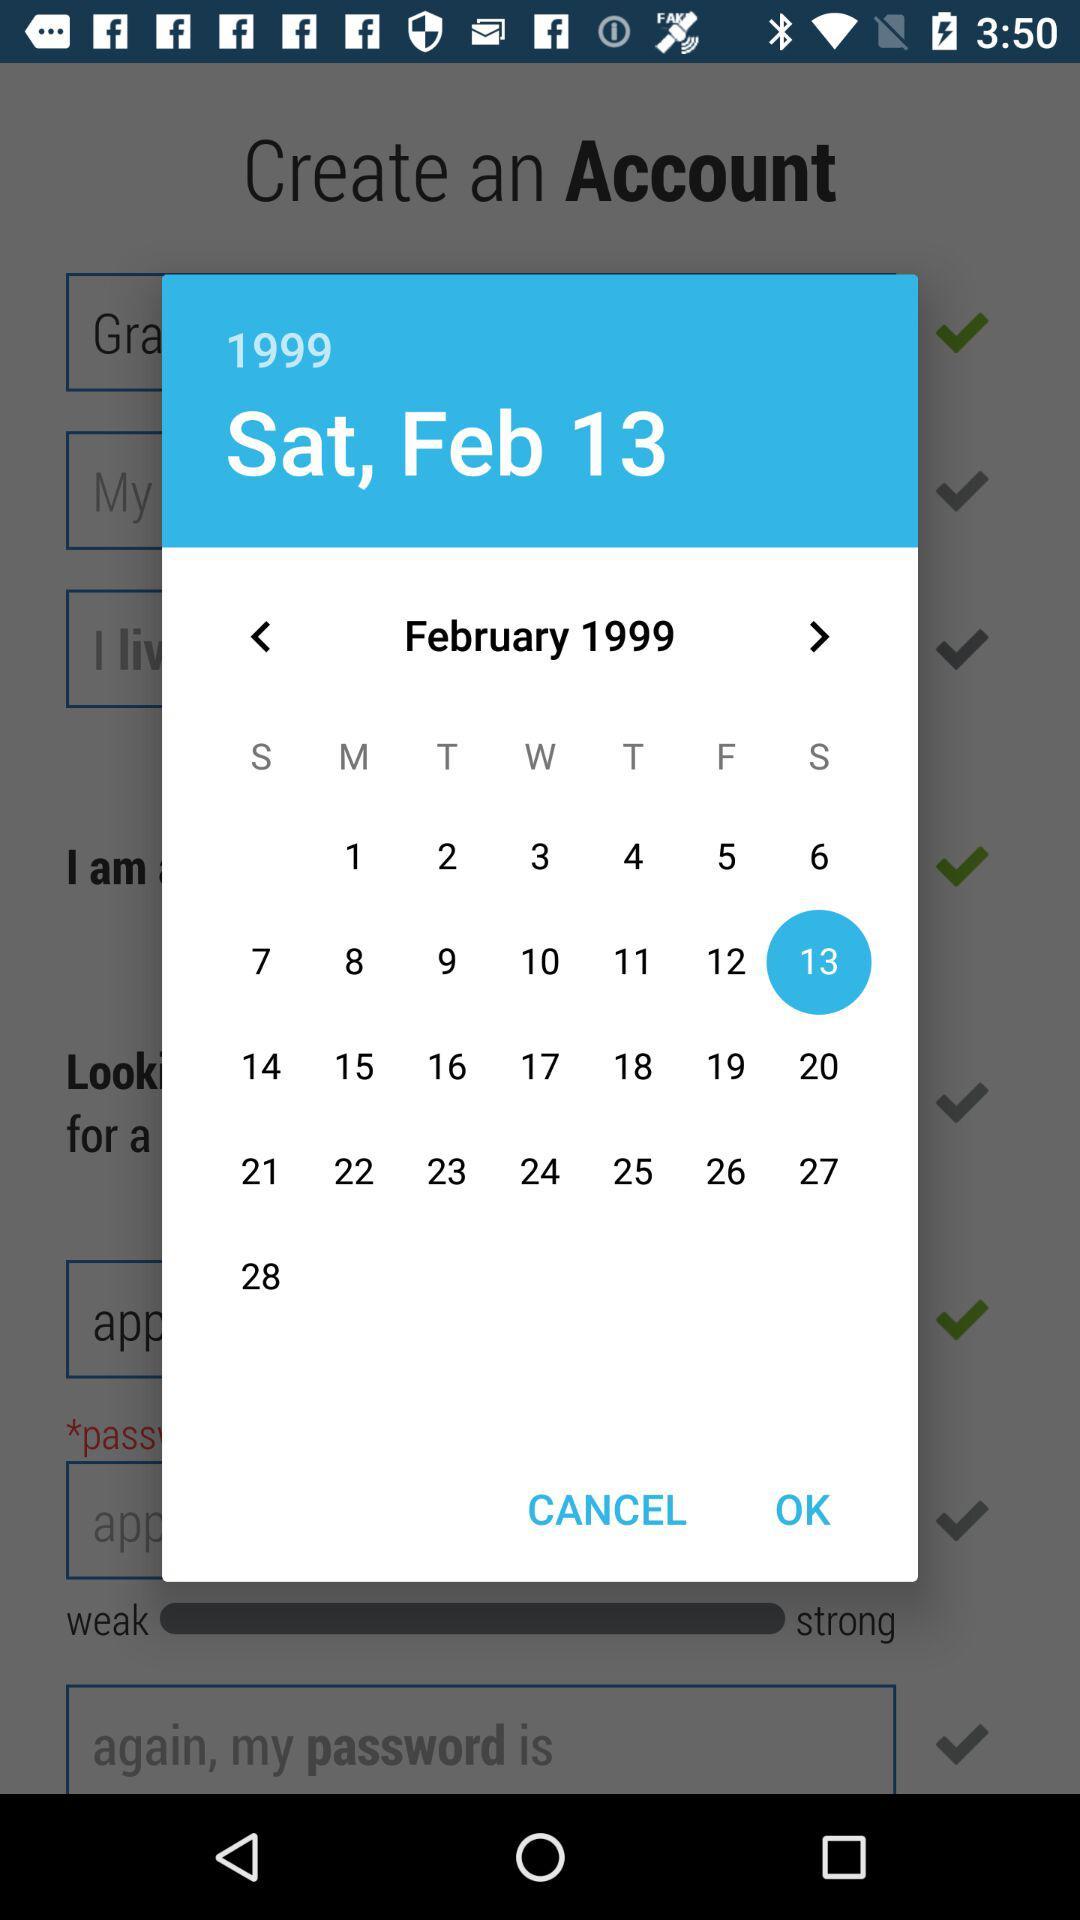 The image size is (1080, 1920). I want to click on the cancel, so click(606, 1508).